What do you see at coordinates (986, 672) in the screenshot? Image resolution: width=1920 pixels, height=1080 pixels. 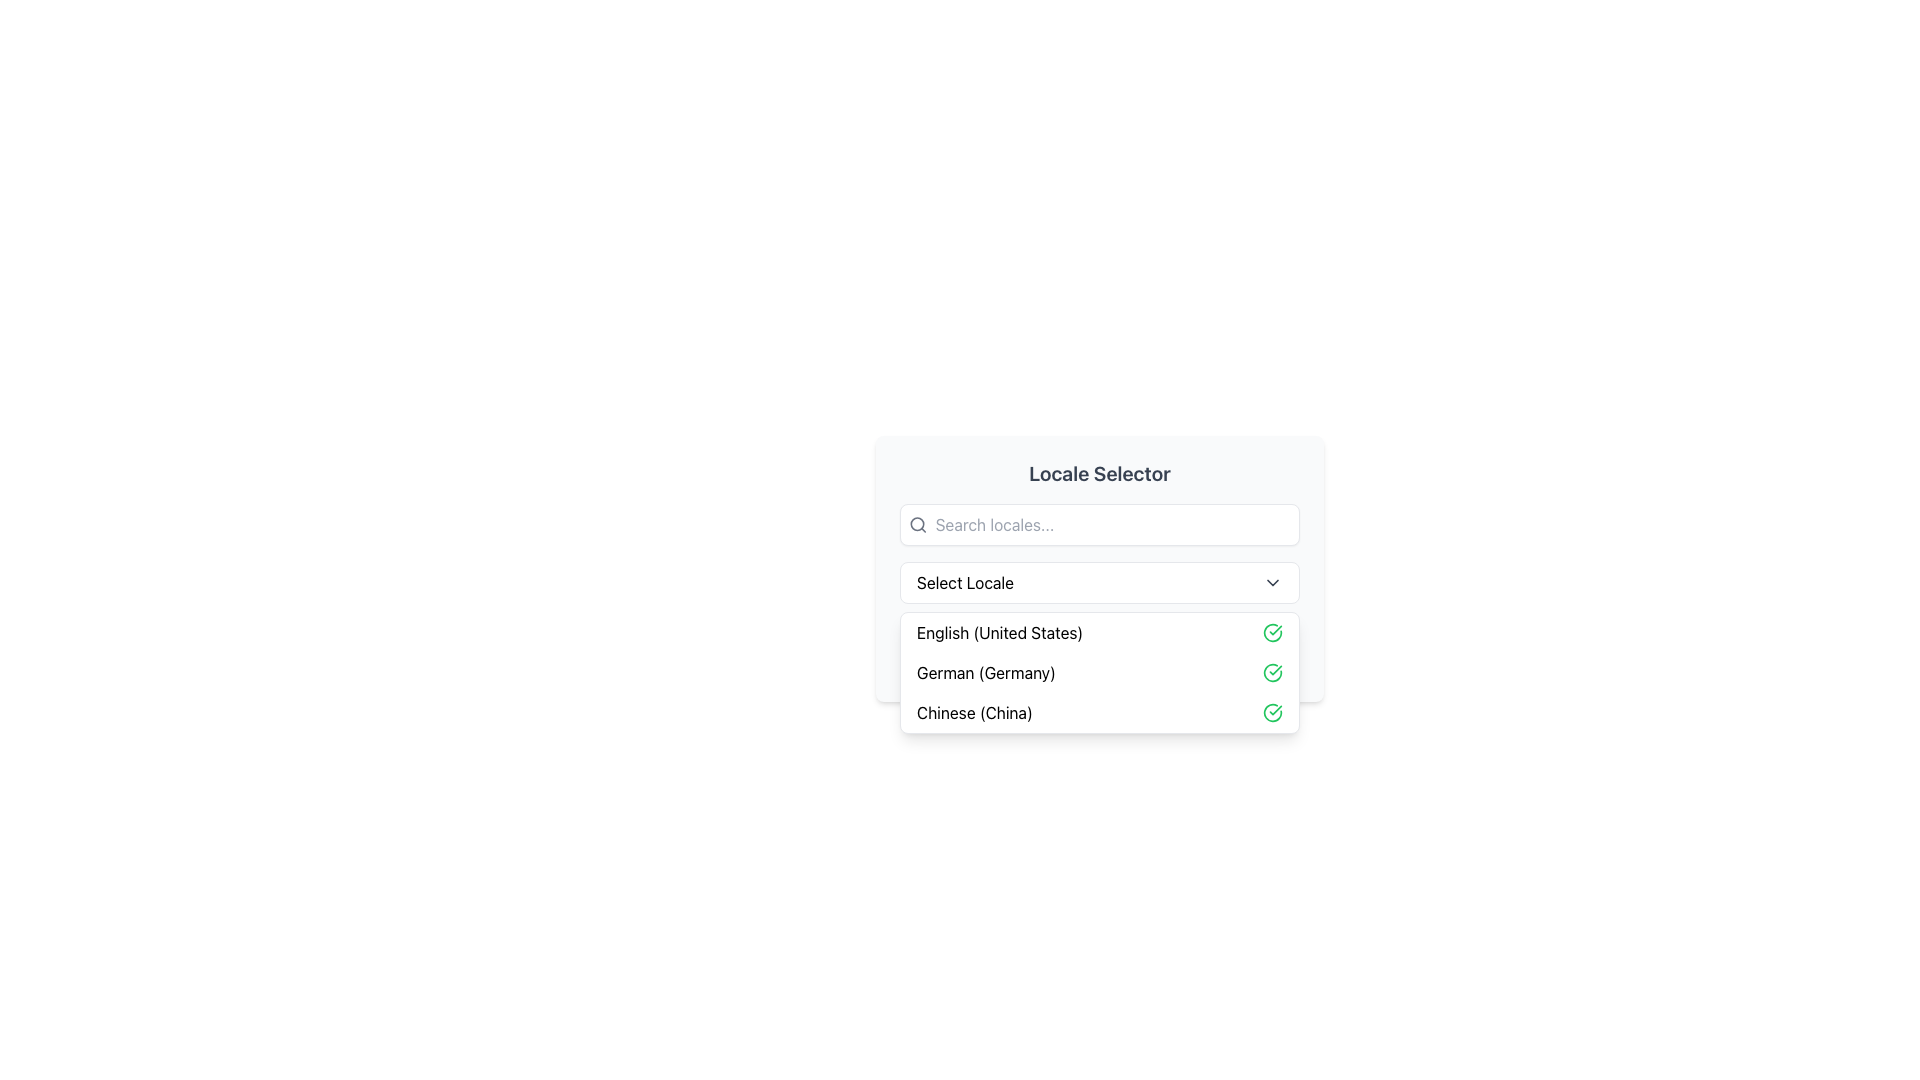 I see `the second option in the locale selection dropdown` at bounding box center [986, 672].